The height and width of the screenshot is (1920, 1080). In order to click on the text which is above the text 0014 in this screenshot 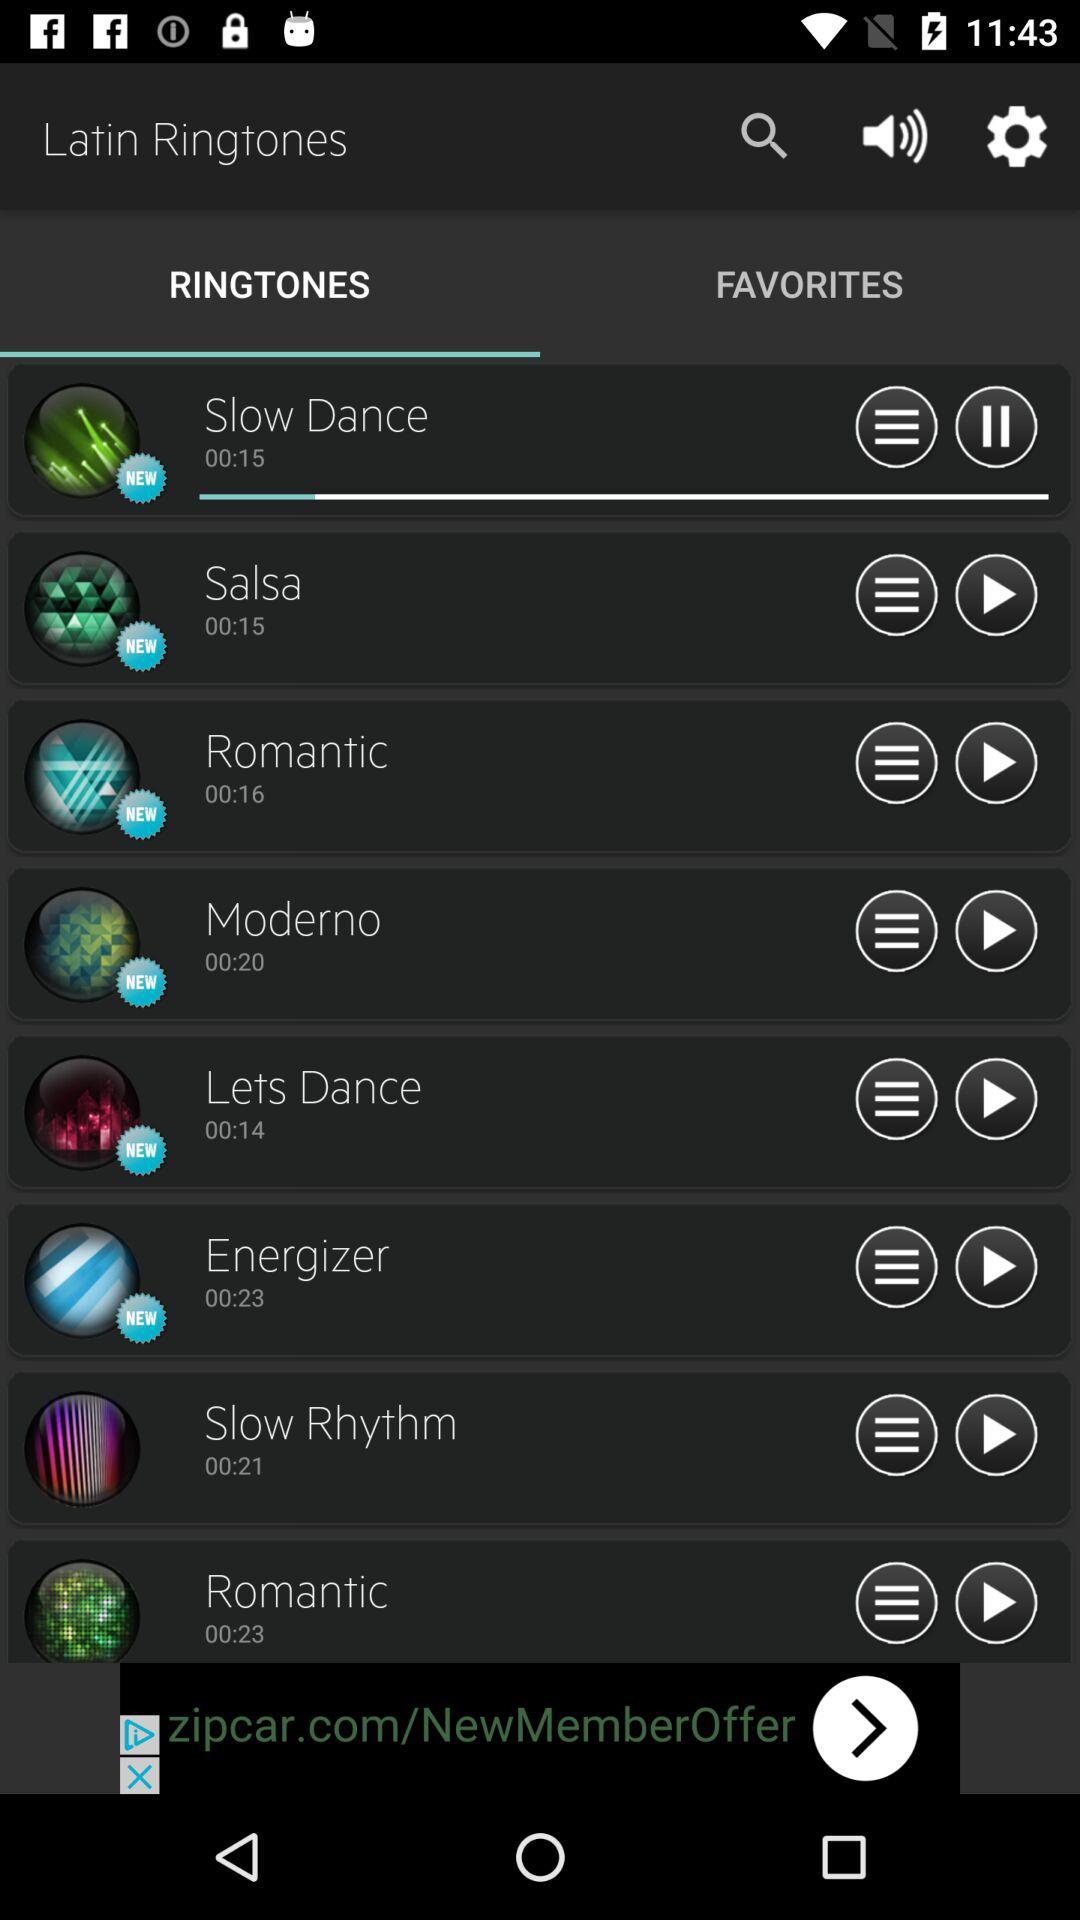, I will do `click(523, 1083)`.